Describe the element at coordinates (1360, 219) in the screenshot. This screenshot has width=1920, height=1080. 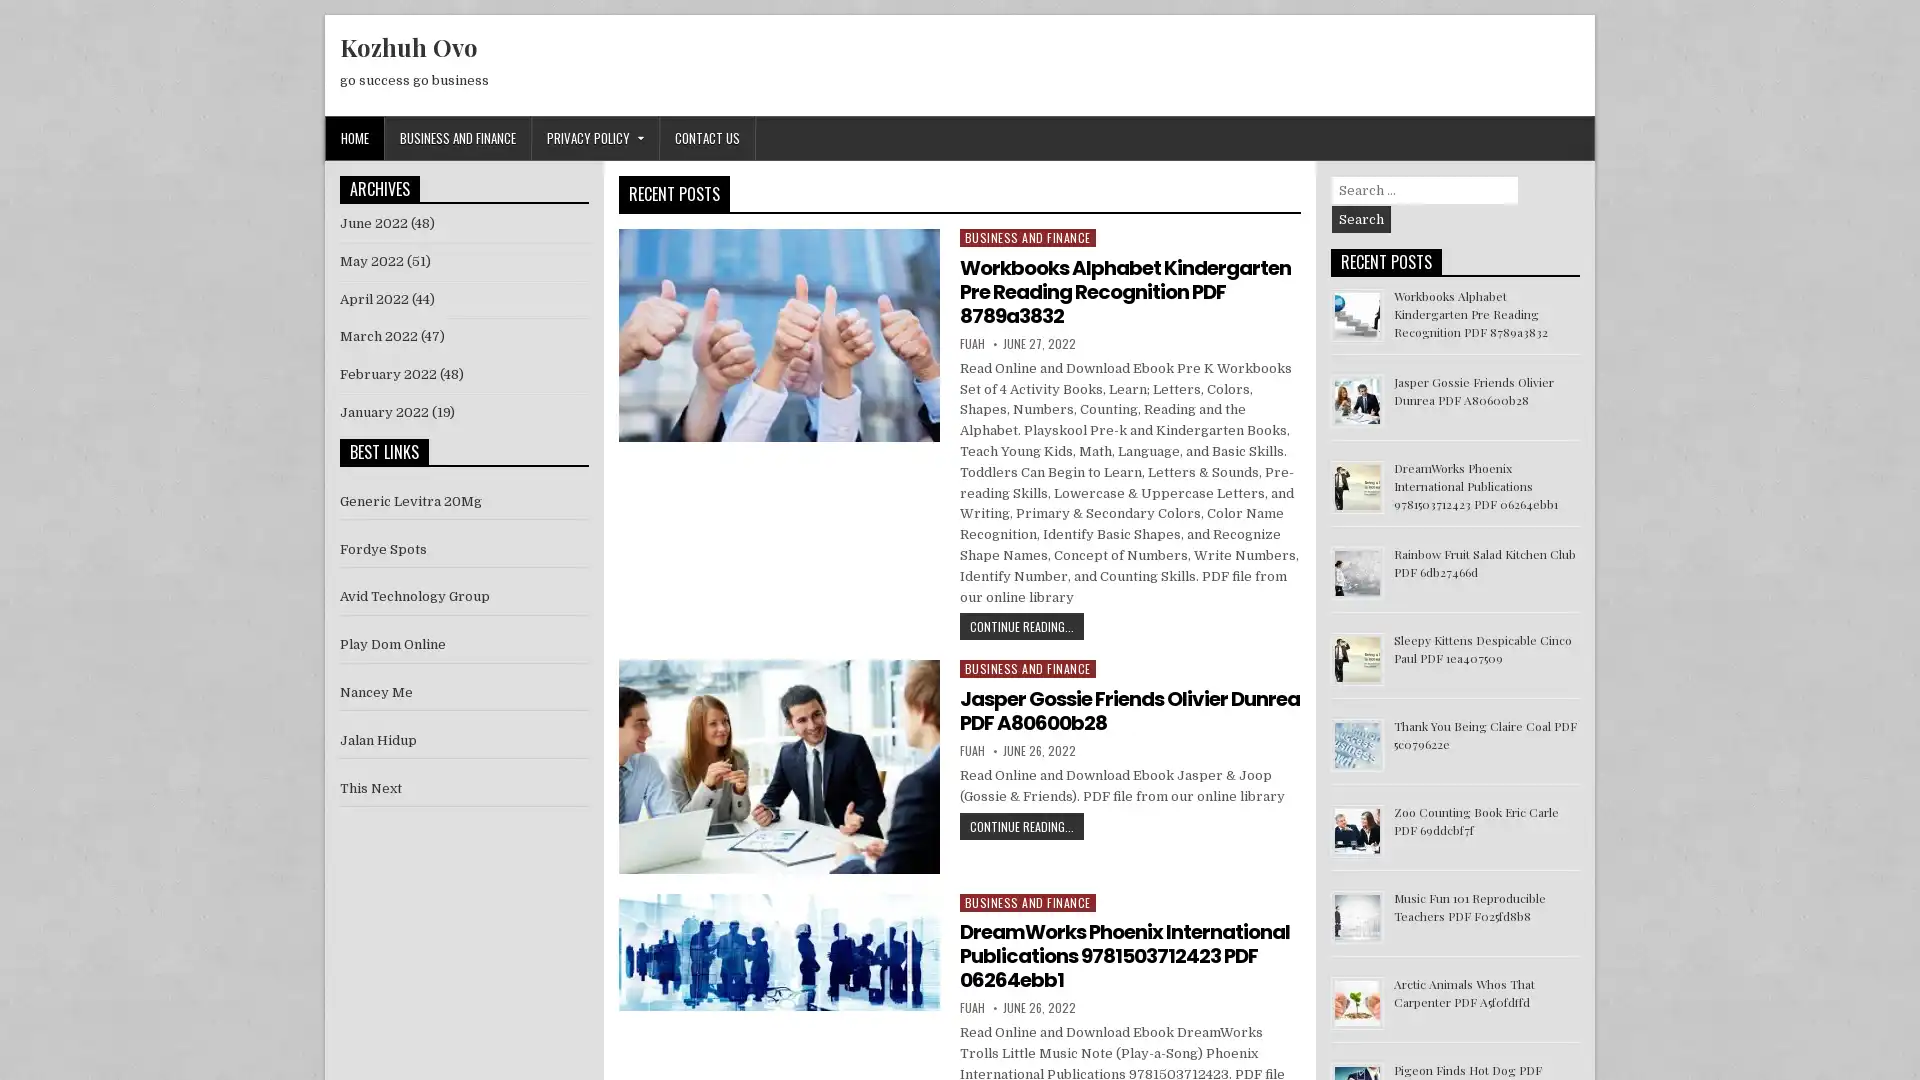
I see `Search` at that location.